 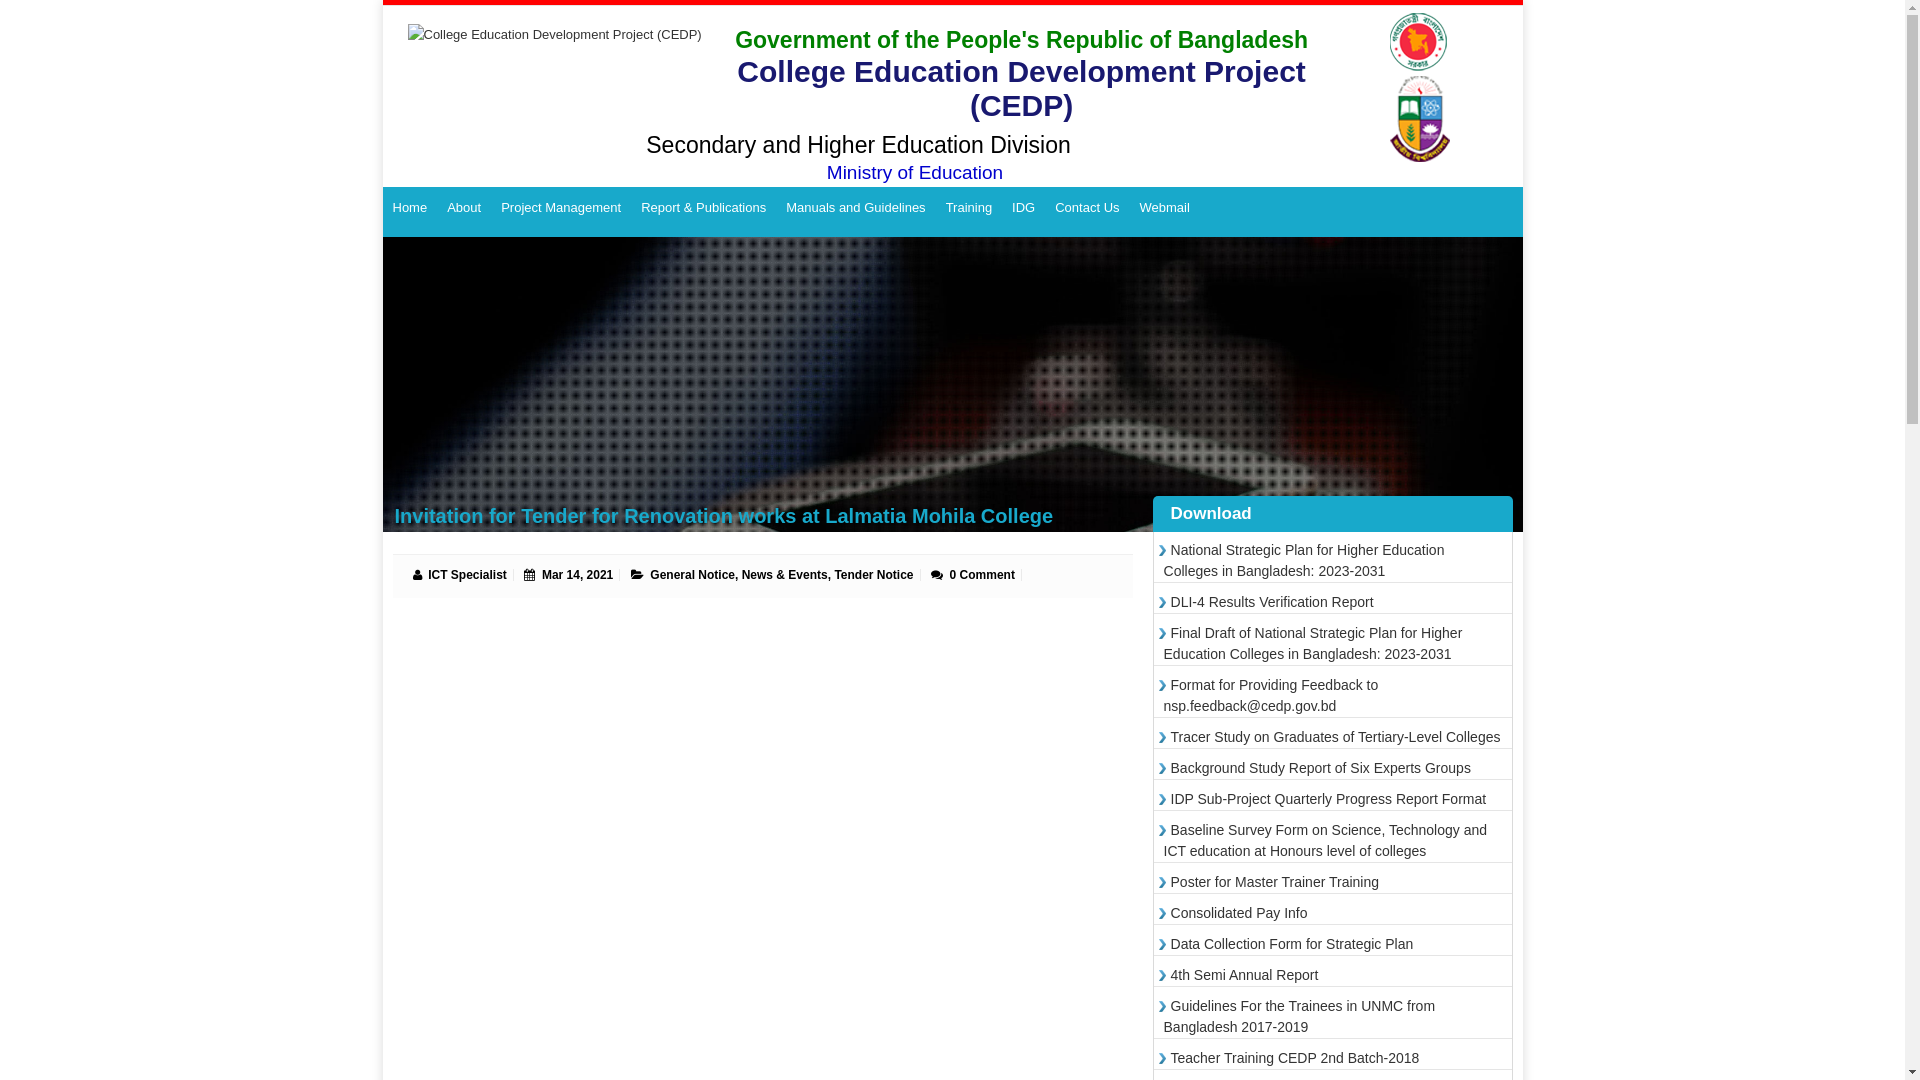 What do you see at coordinates (1317, 766) in the screenshot?
I see `'Background Study Report of Six Experts Groups'` at bounding box center [1317, 766].